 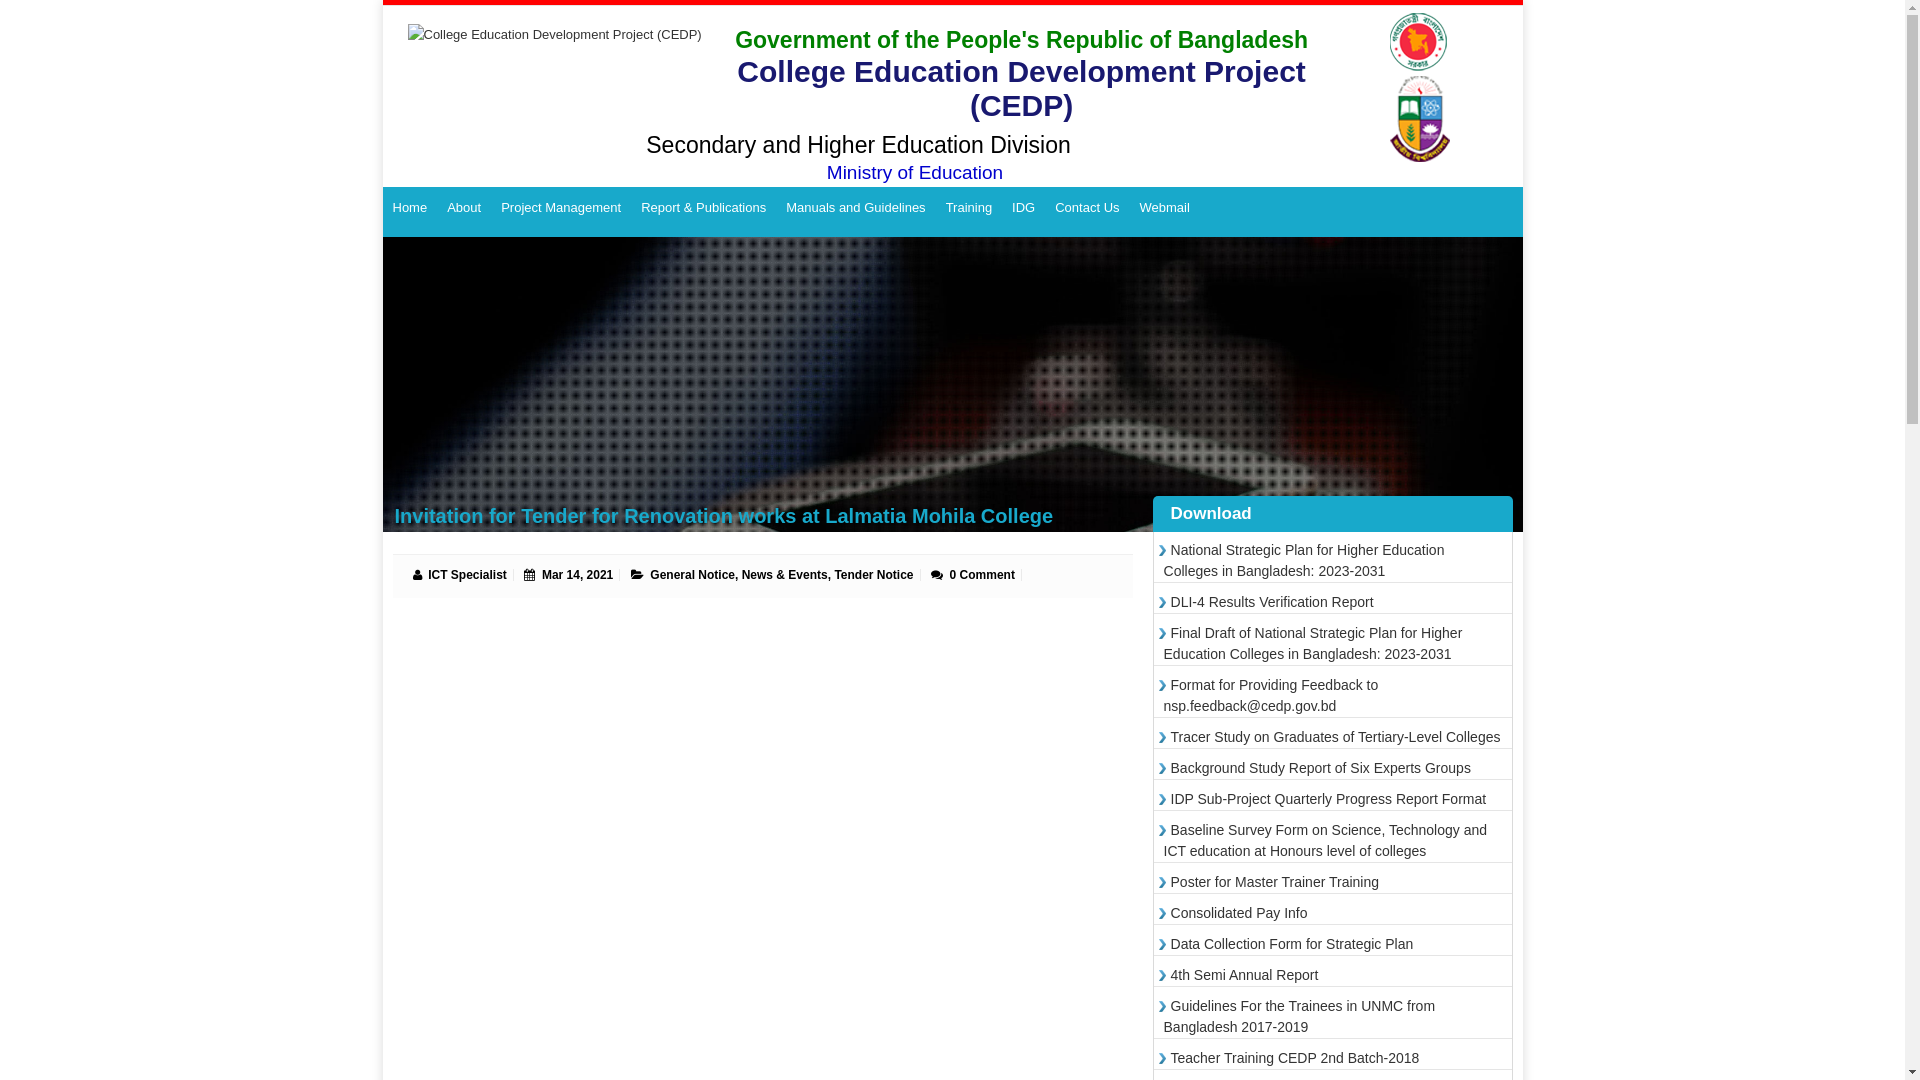 What do you see at coordinates (1317, 766) in the screenshot?
I see `'Background Study Report of Six Experts Groups'` at bounding box center [1317, 766].